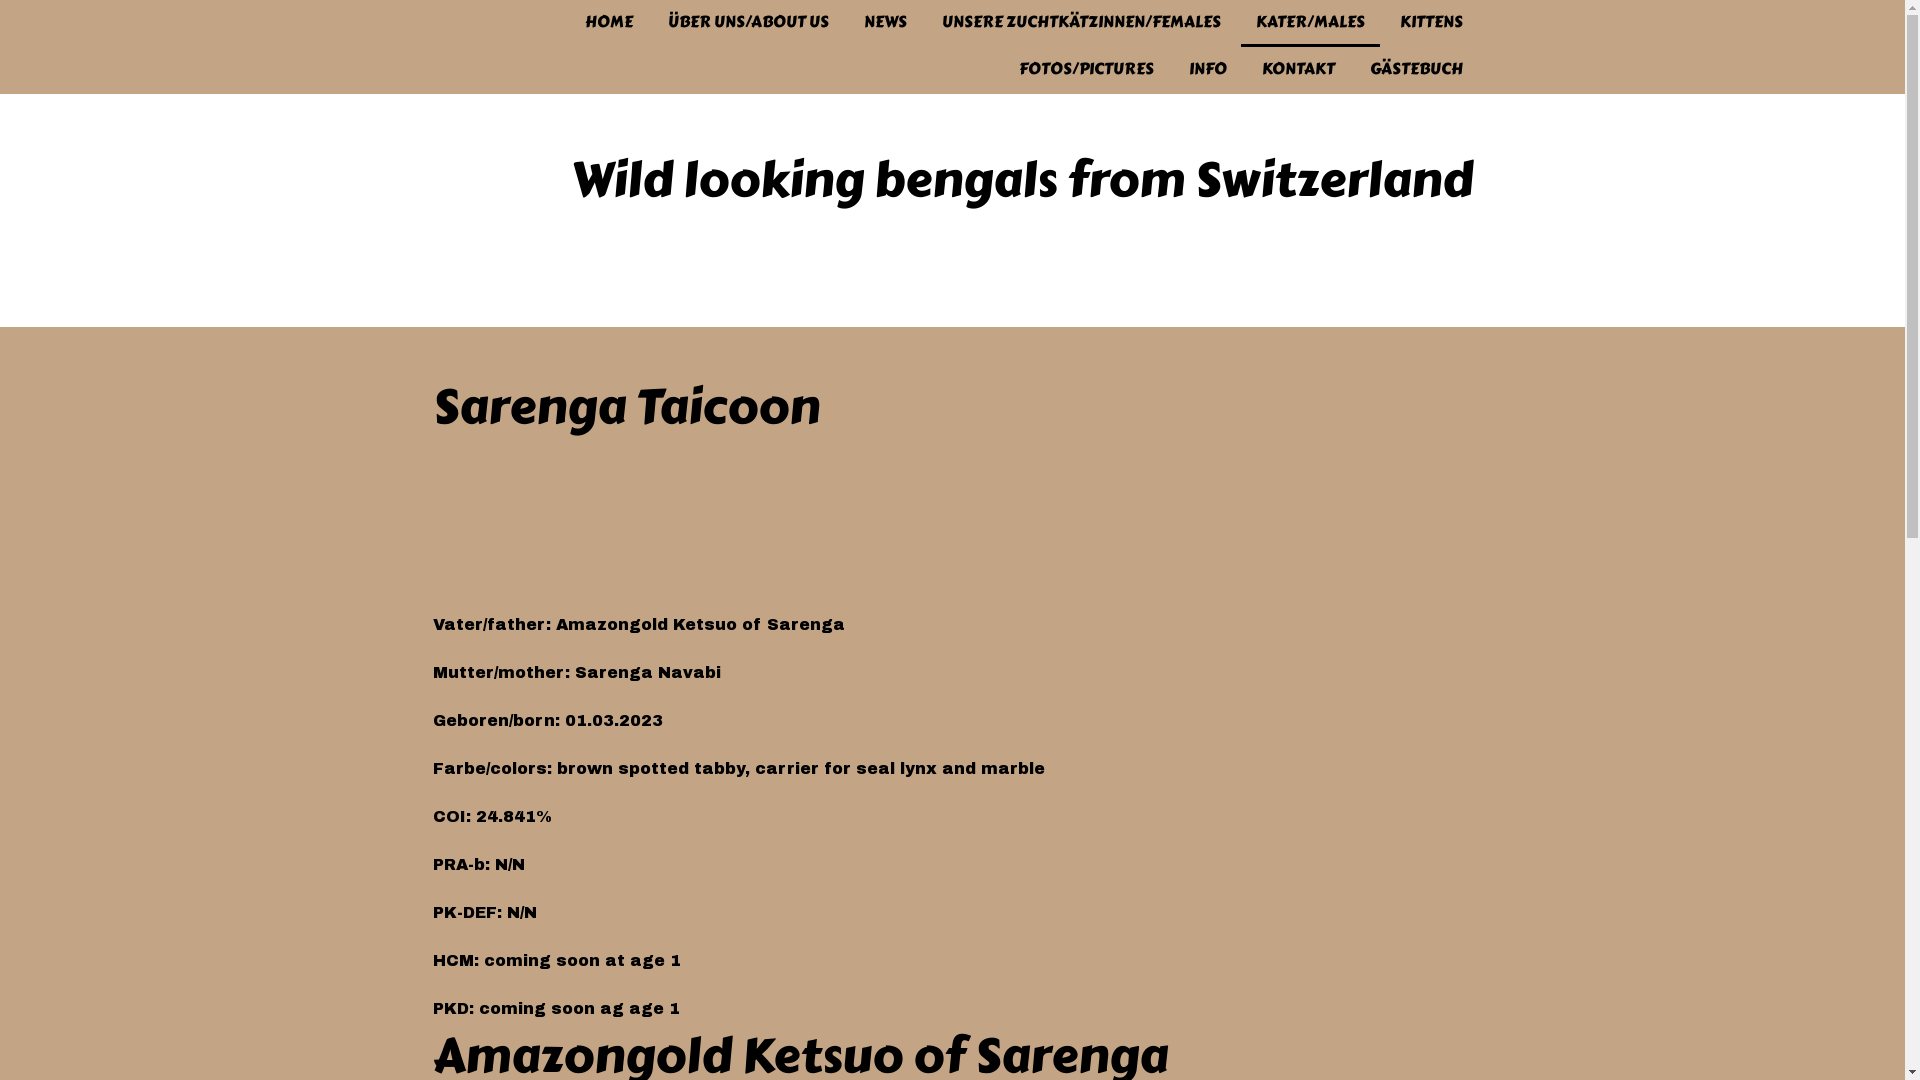 The height and width of the screenshot is (1080, 1920). What do you see at coordinates (1429, 23) in the screenshot?
I see `'KITTENS'` at bounding box center [1429, 23].